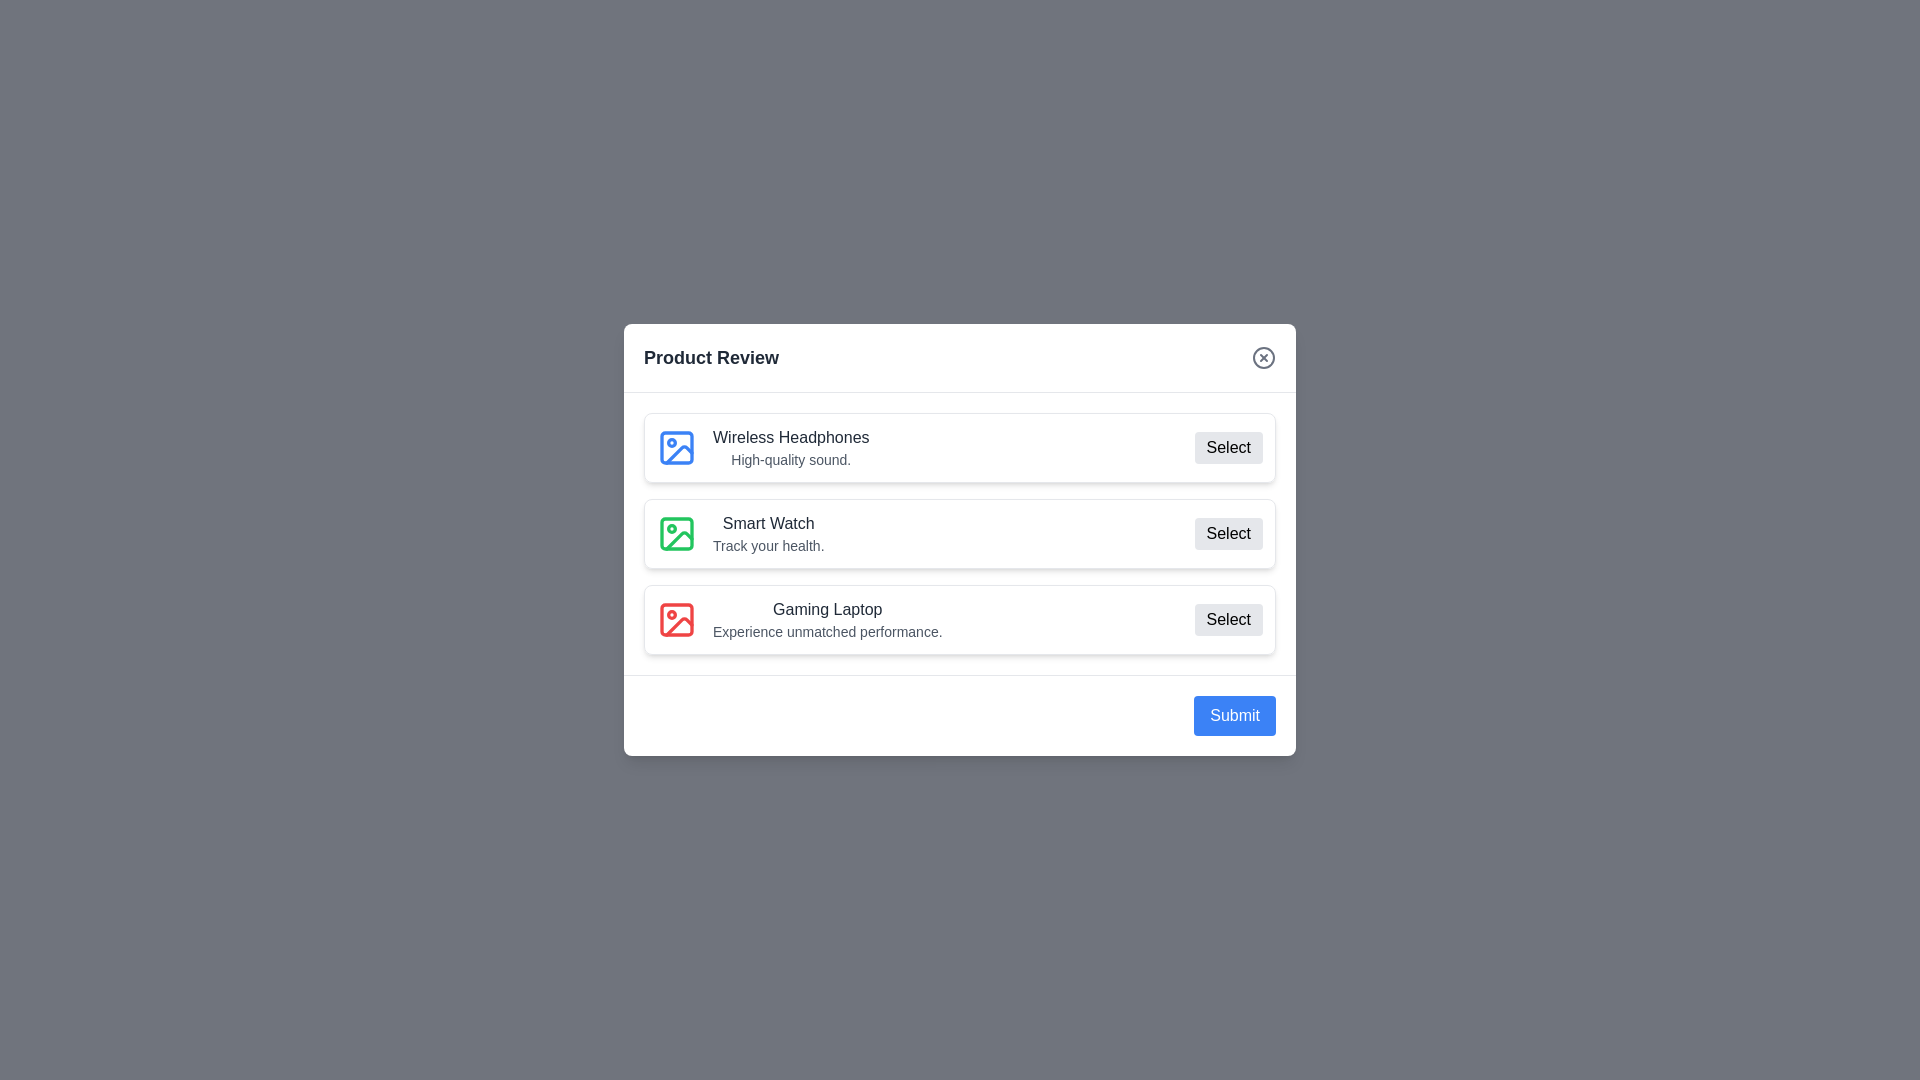 This screenshot has width=1920, height=1080. I want to click on 'Select' button for the product identified by Gaming Laptop, so click(1227, 619).